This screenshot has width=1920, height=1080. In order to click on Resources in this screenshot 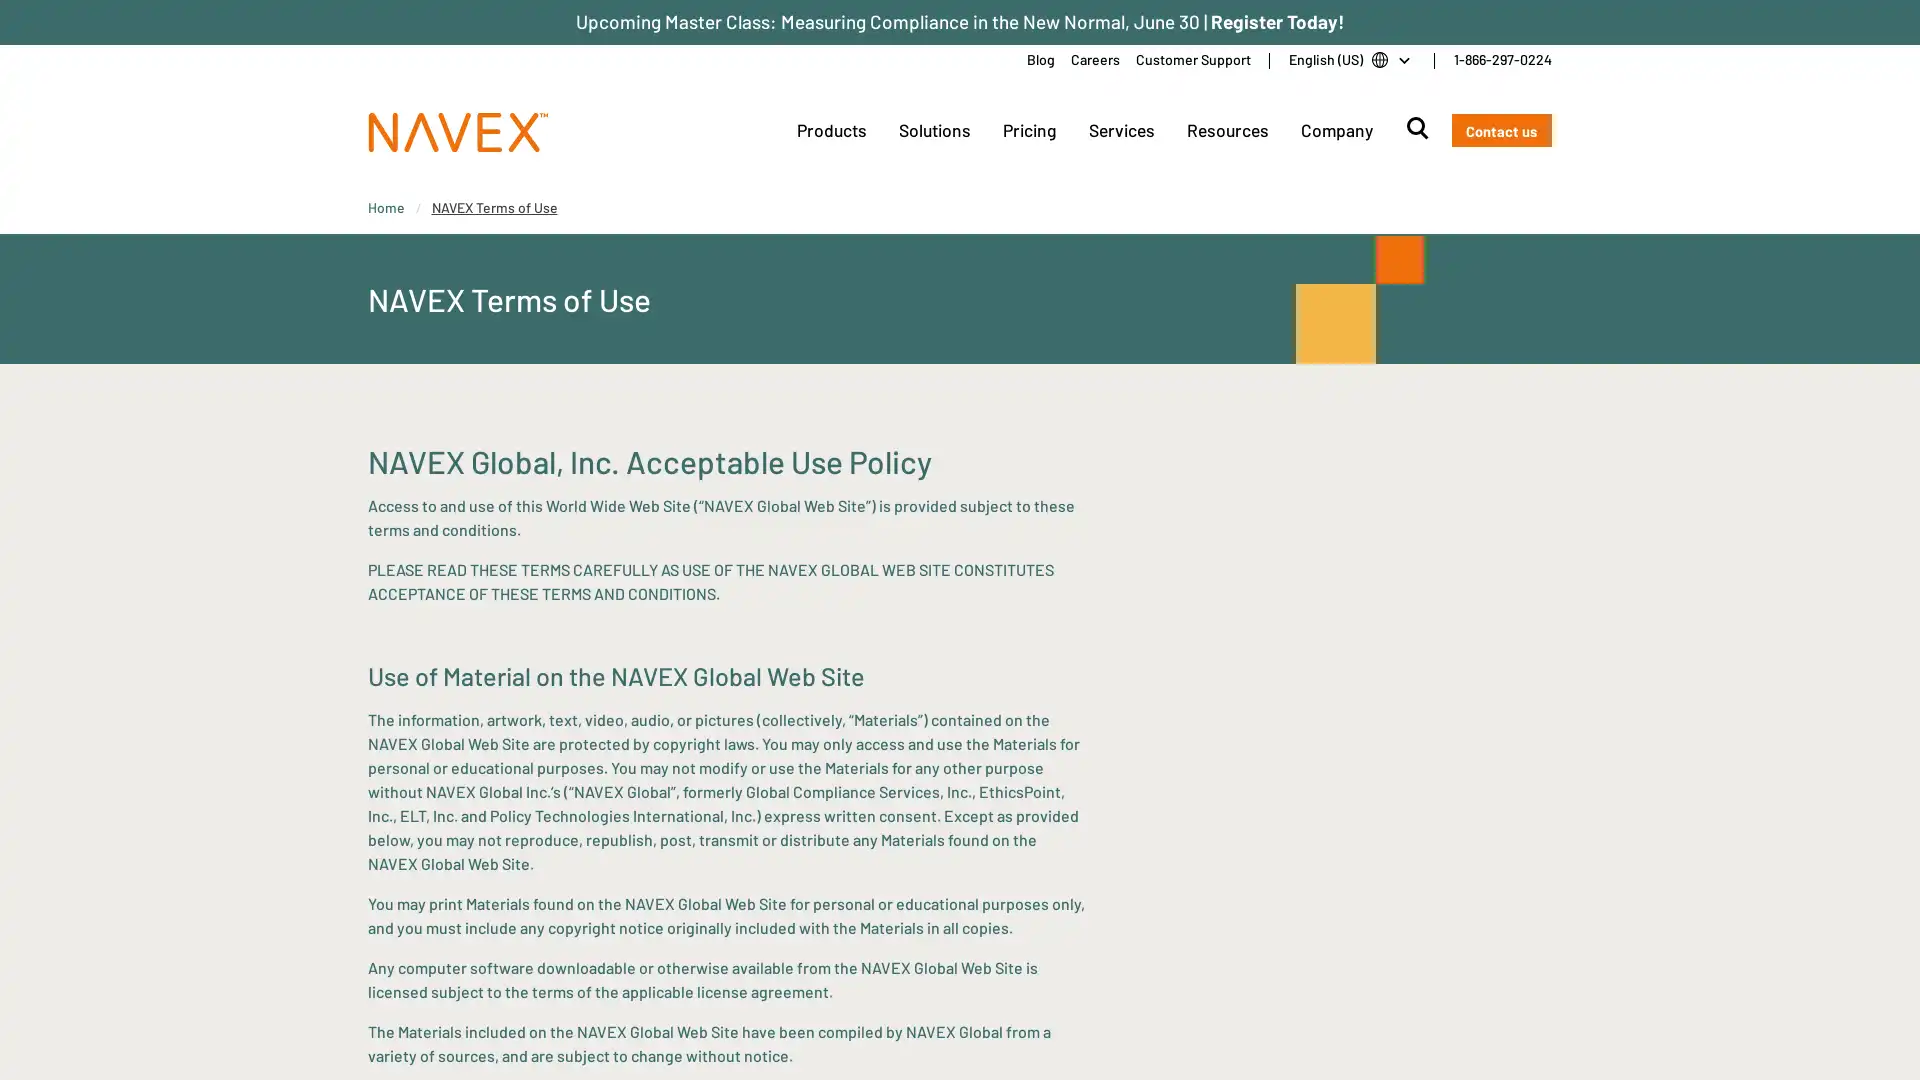, I will do `click(1226, 130)`.